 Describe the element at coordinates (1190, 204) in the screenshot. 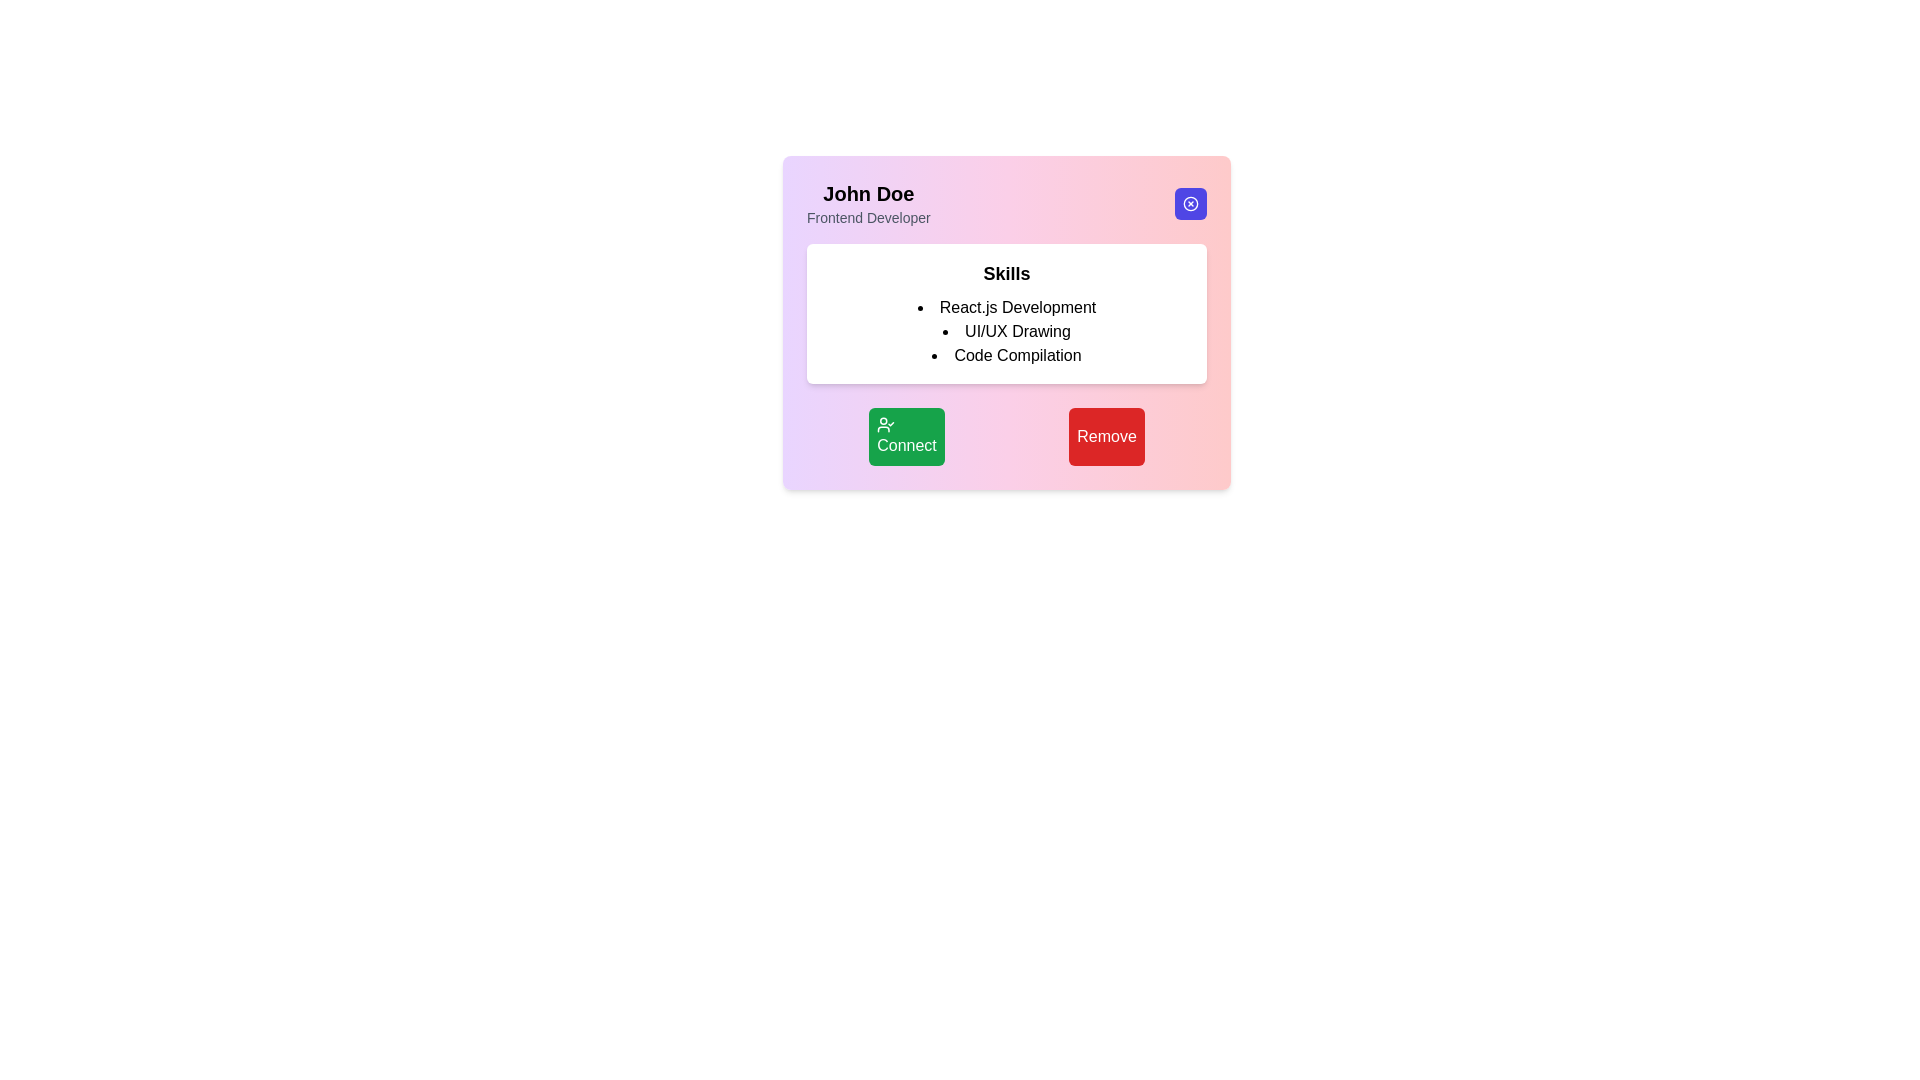

I see `the close button located in the upper-right corner of the user information card containing 'John Doe' and 'Frontend Developer'` at that location.